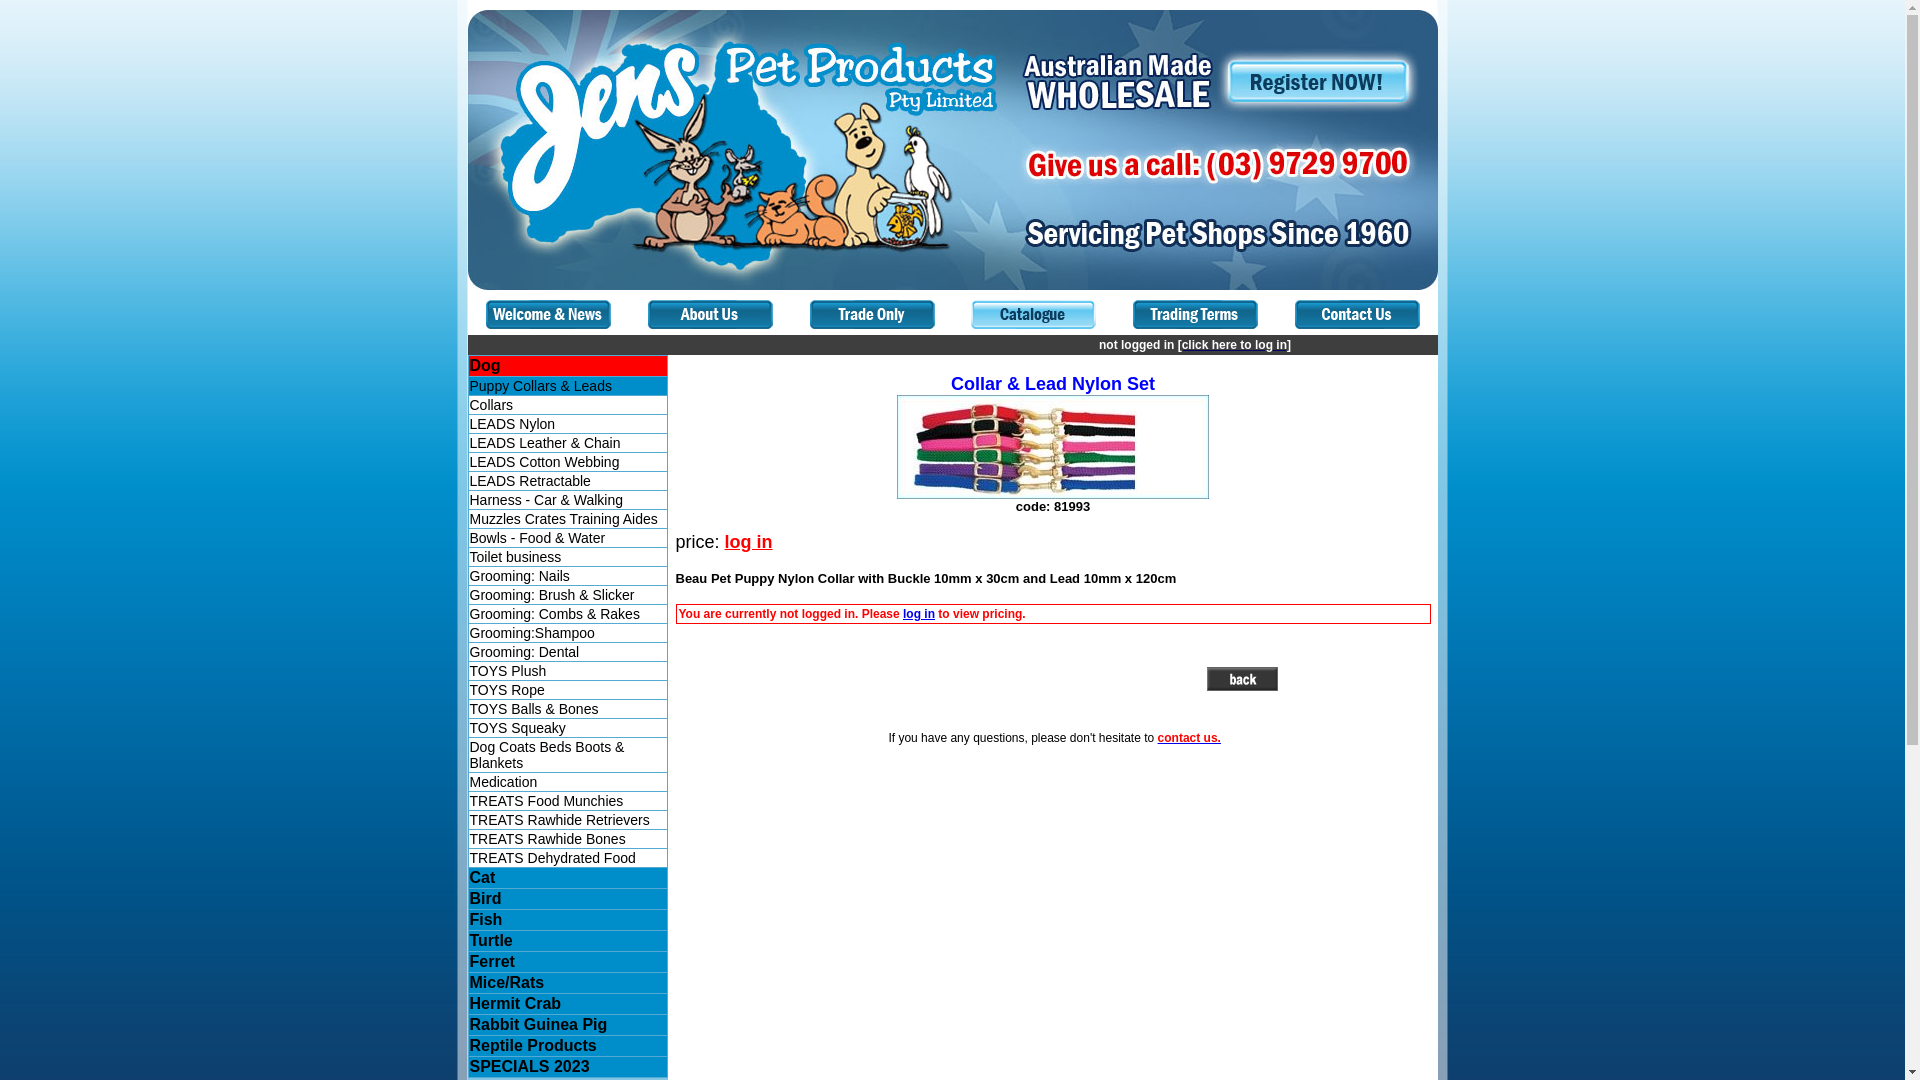 The height and width of the screenshot is (1080, 1920). Describe the element at coordinates (565, 499) in the screenshot. I see `'Harness - Car & Walking'` at that location.